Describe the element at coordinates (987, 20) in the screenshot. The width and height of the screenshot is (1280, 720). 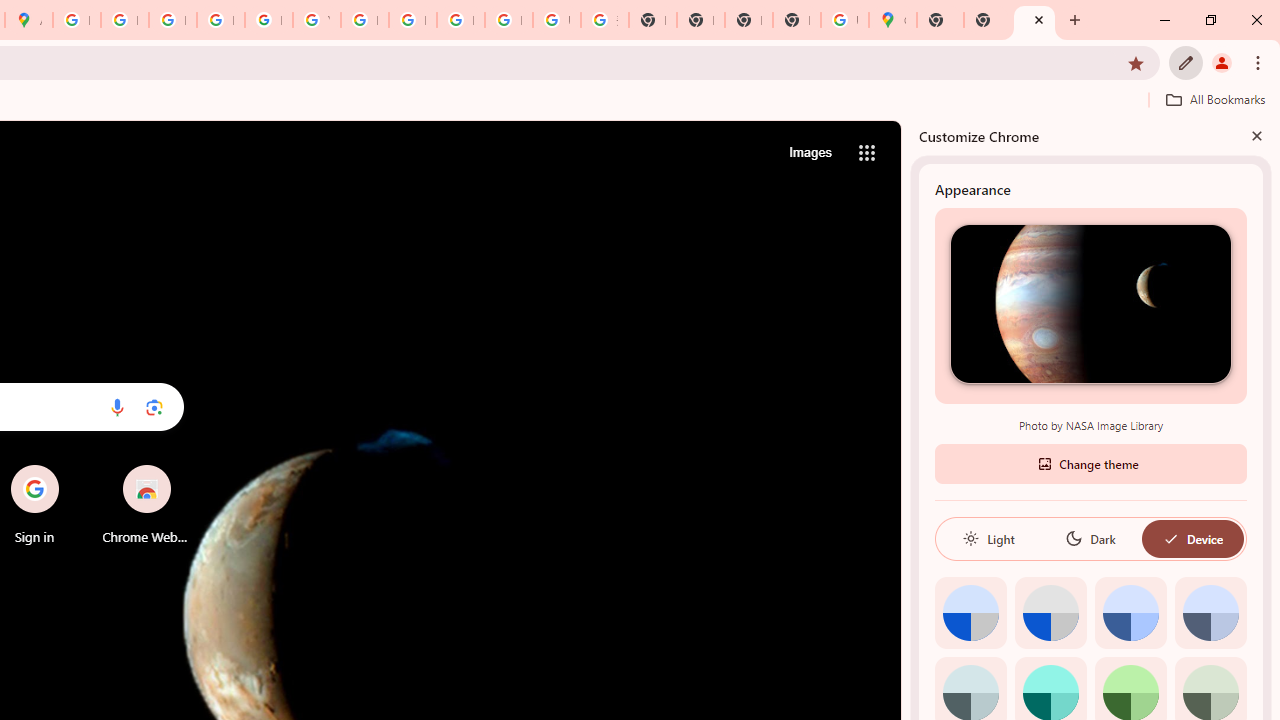
I see `'New Tab'` at that location.